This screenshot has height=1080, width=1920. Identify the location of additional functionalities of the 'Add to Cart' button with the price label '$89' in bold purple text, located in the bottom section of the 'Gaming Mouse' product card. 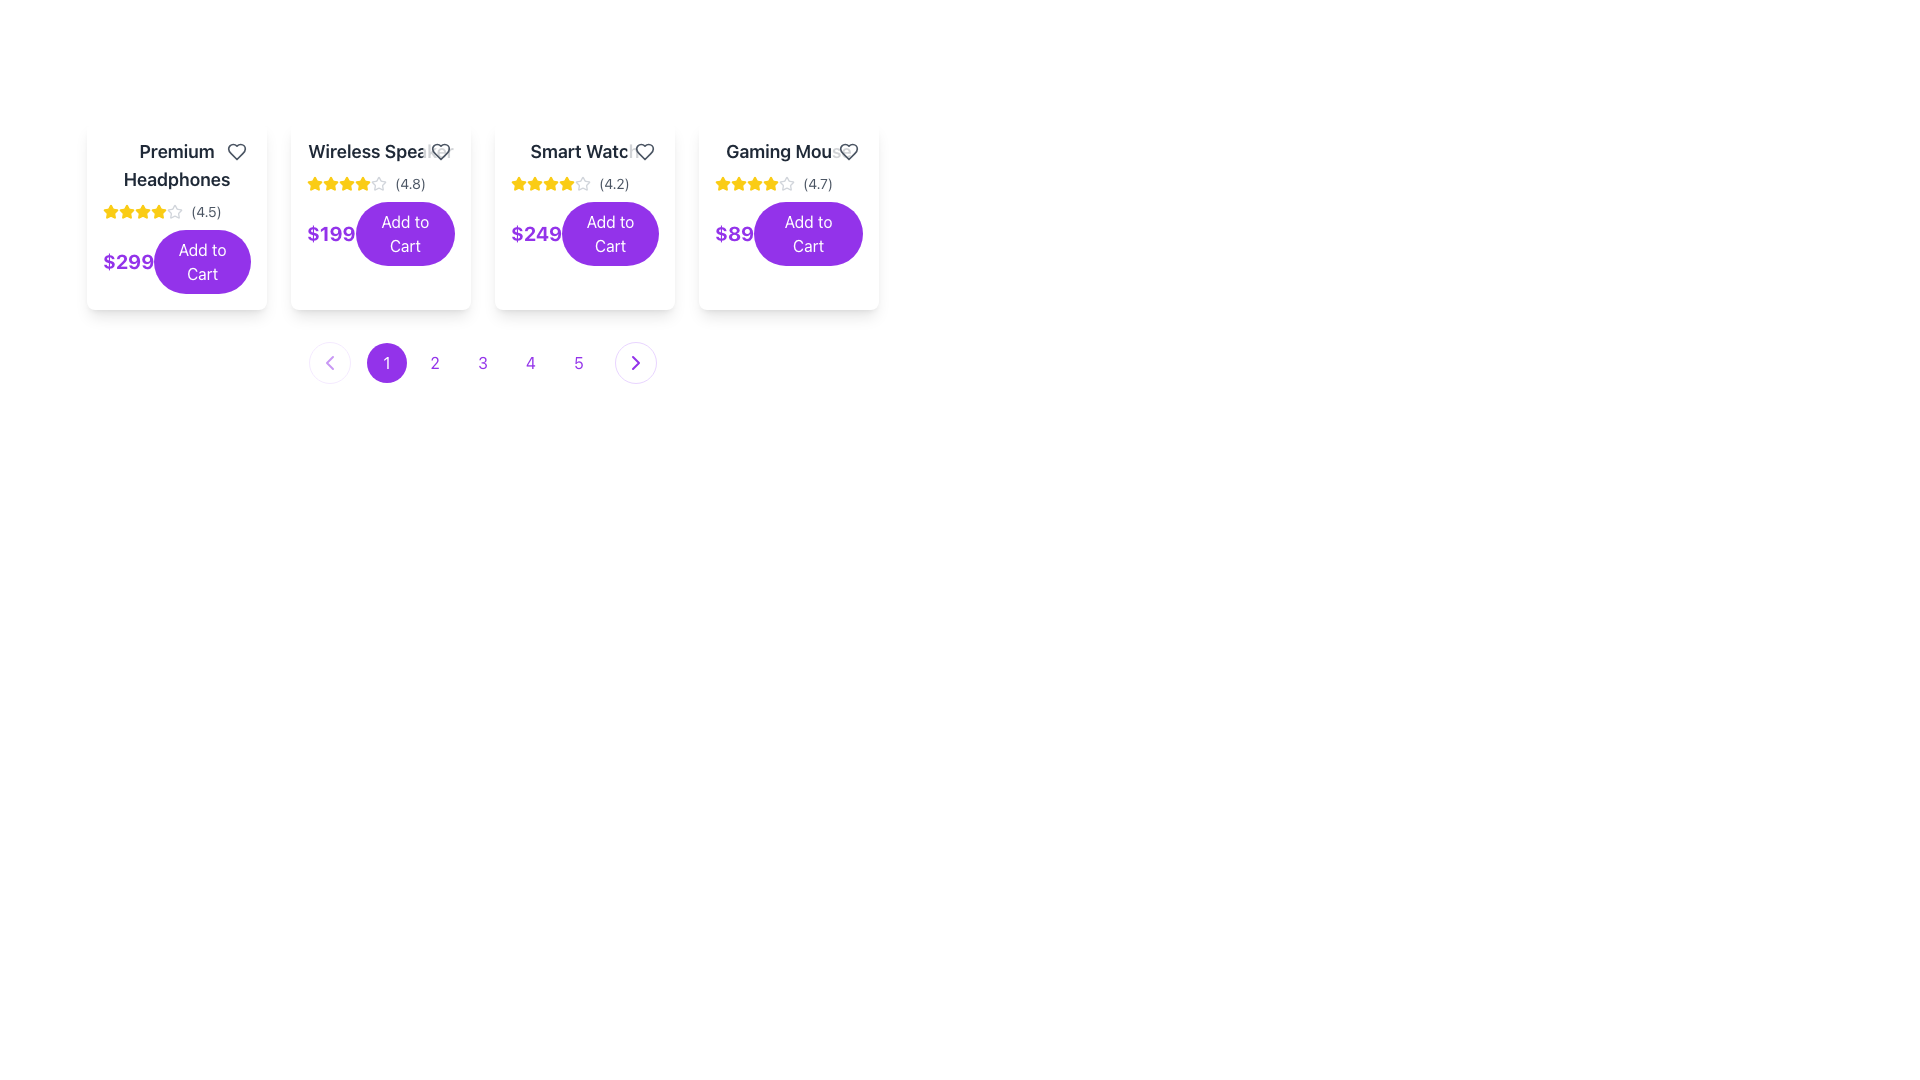
(787, 233).